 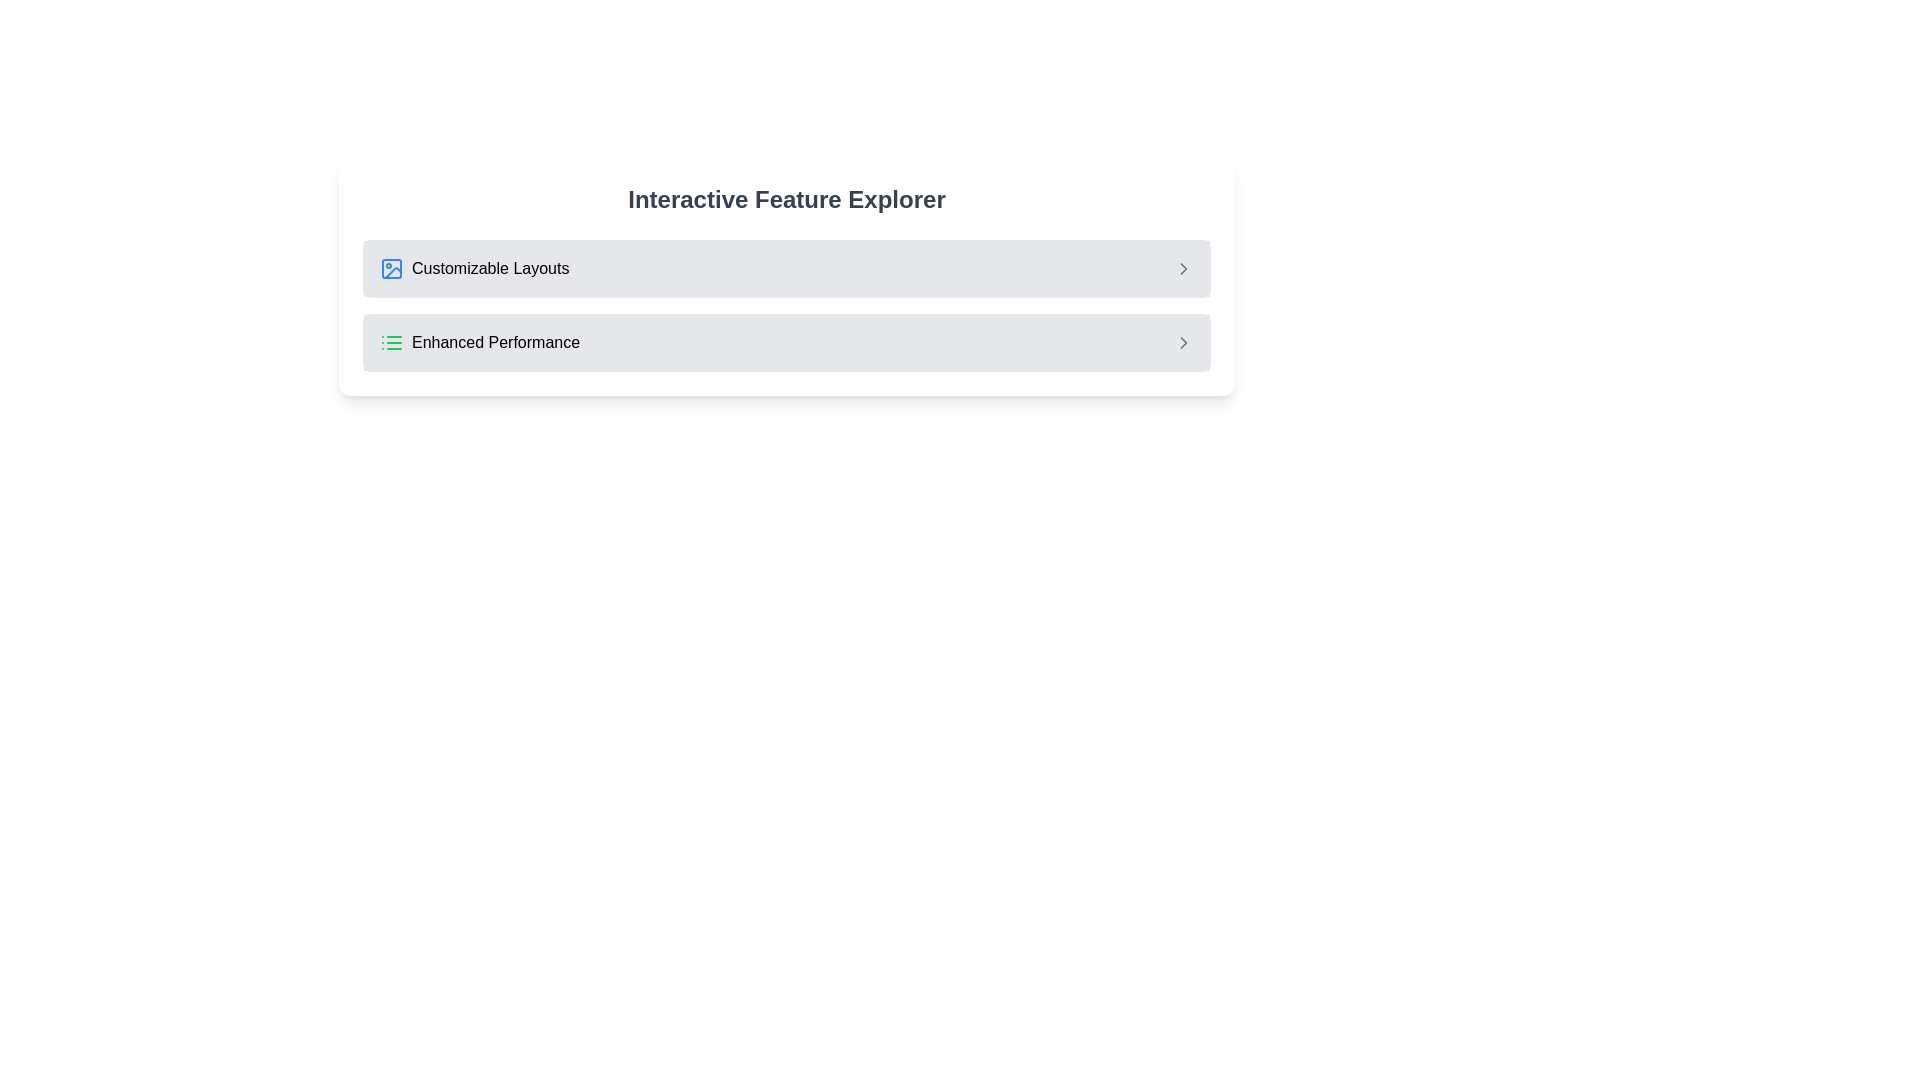 I want to click on the icon located at the extreme right of the 'Enhanced Performance' row, so click(x=1184, y=342).